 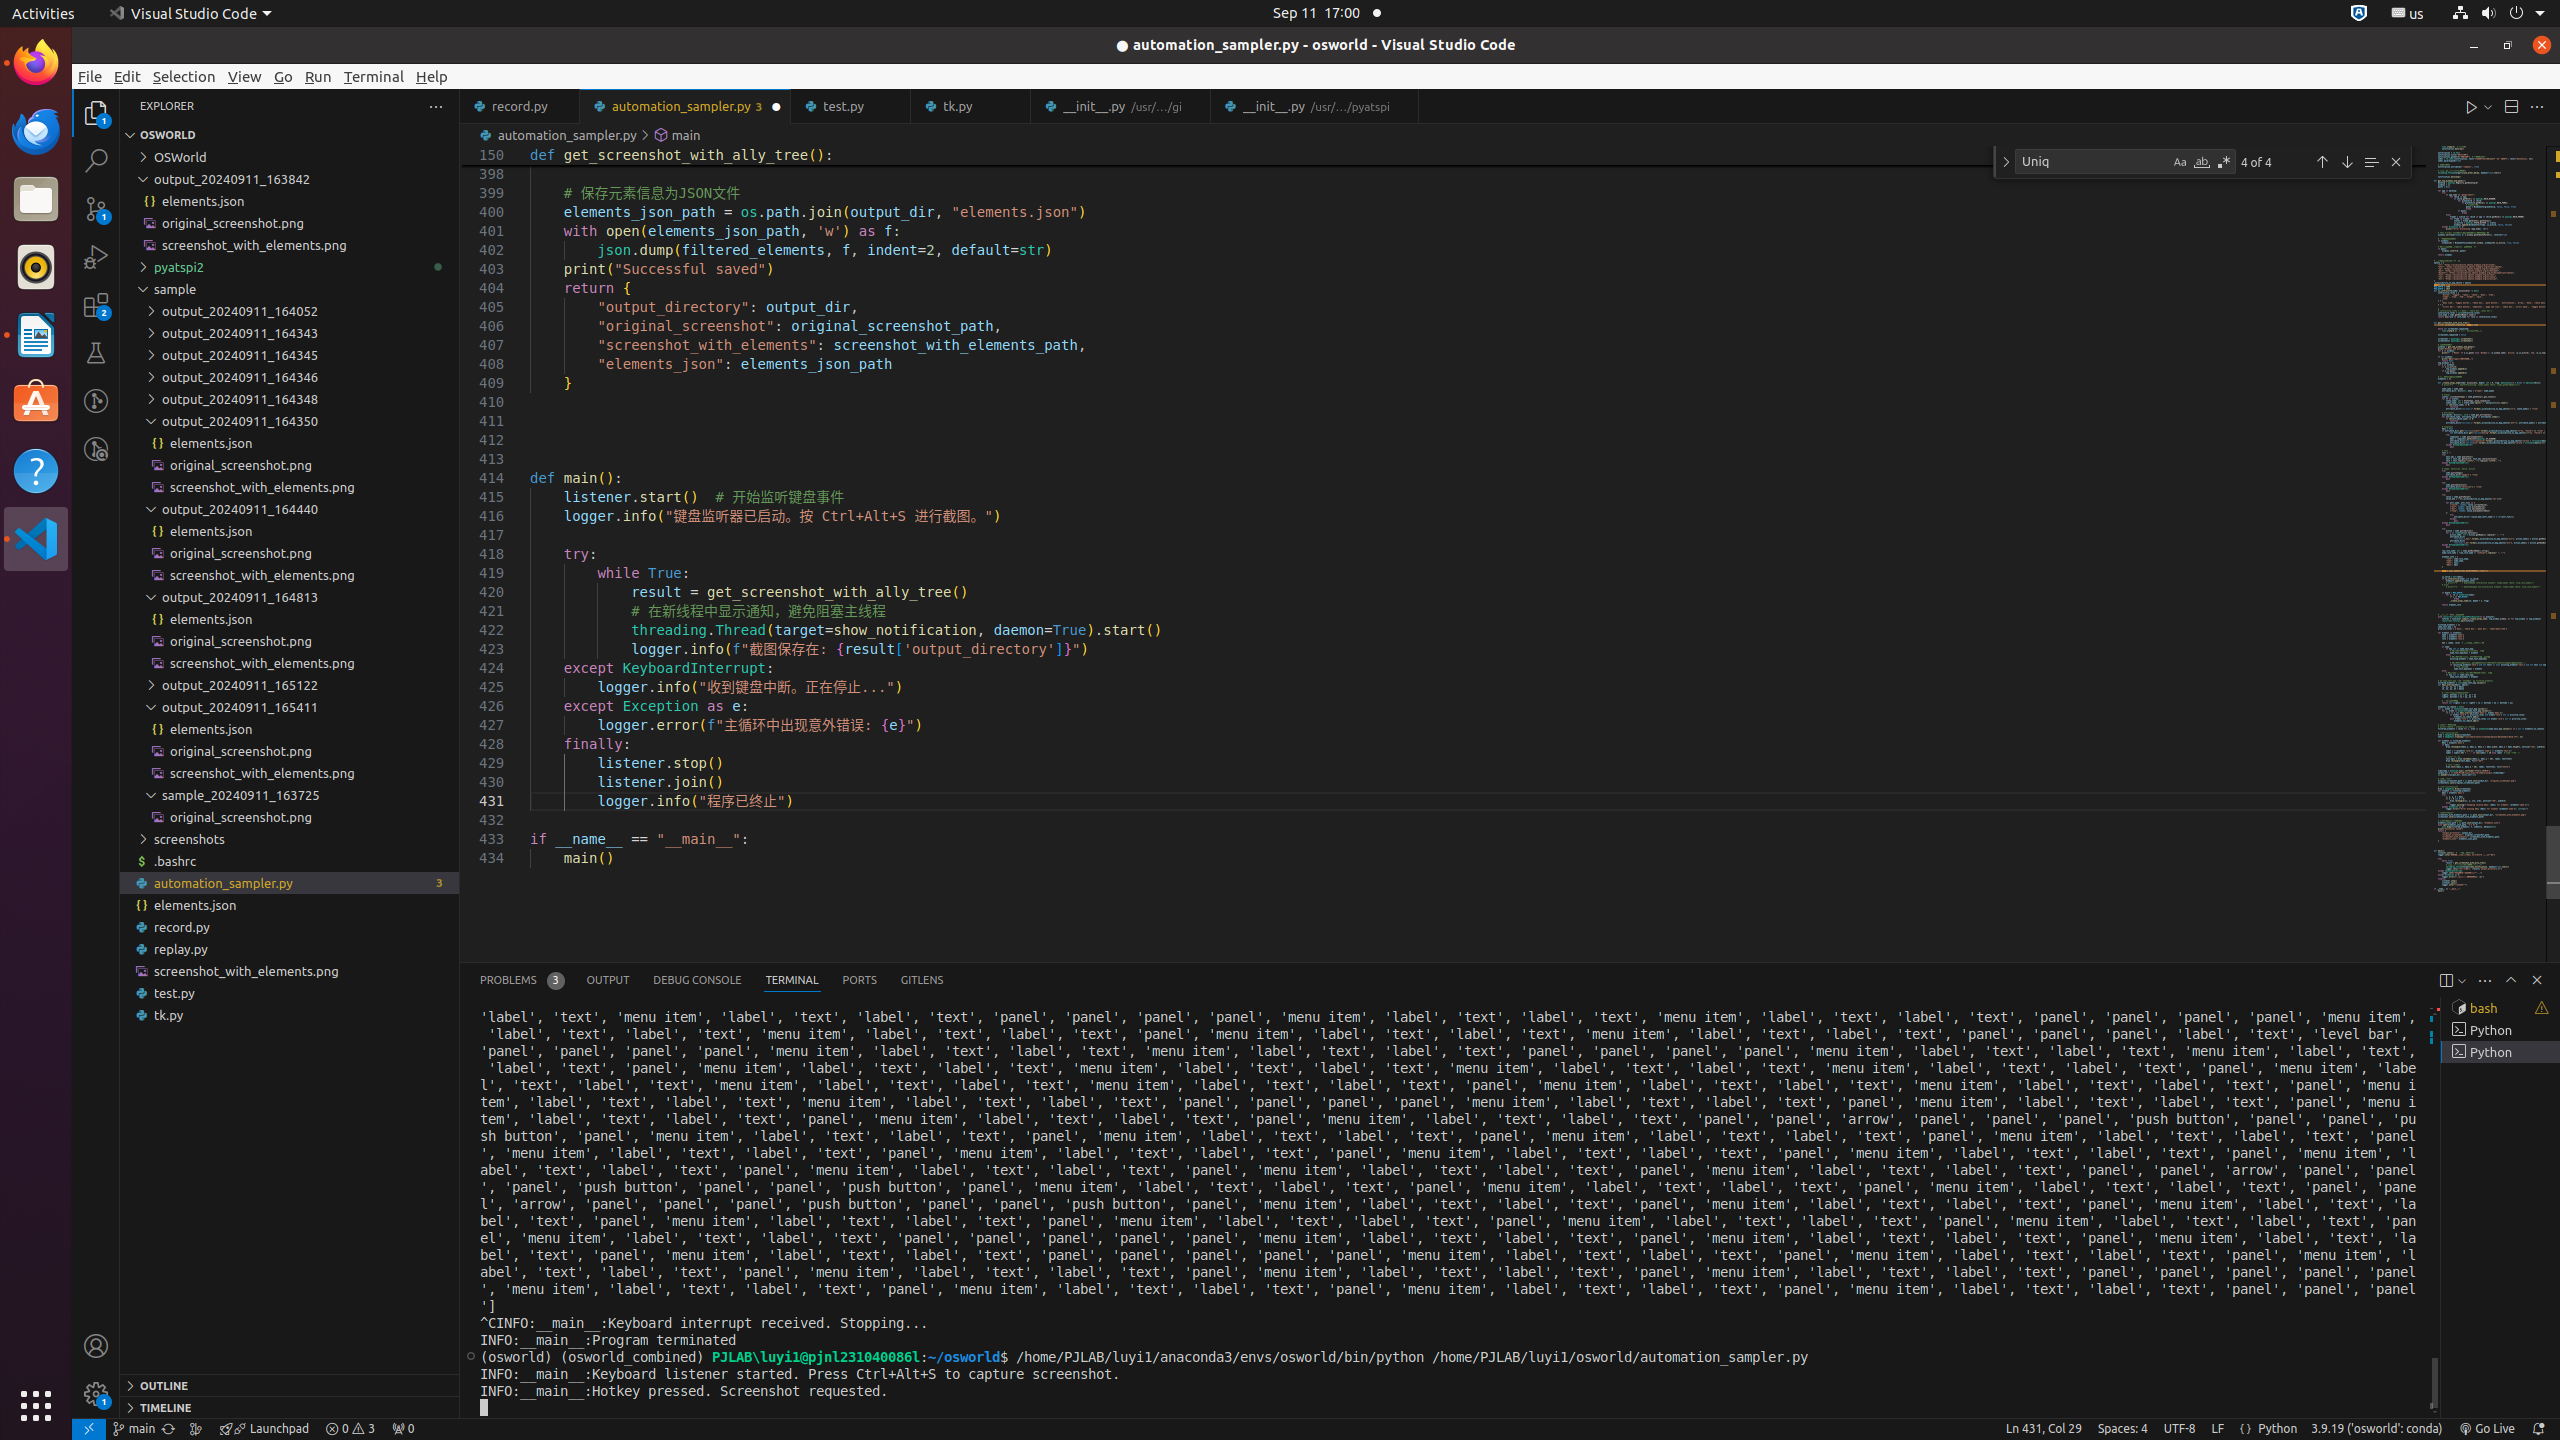 What do you see at coordinates (2320, 160) in the screenshot?
I see `'Previous Match (Shift+Enter)'` at bounding box center [2320, 160].